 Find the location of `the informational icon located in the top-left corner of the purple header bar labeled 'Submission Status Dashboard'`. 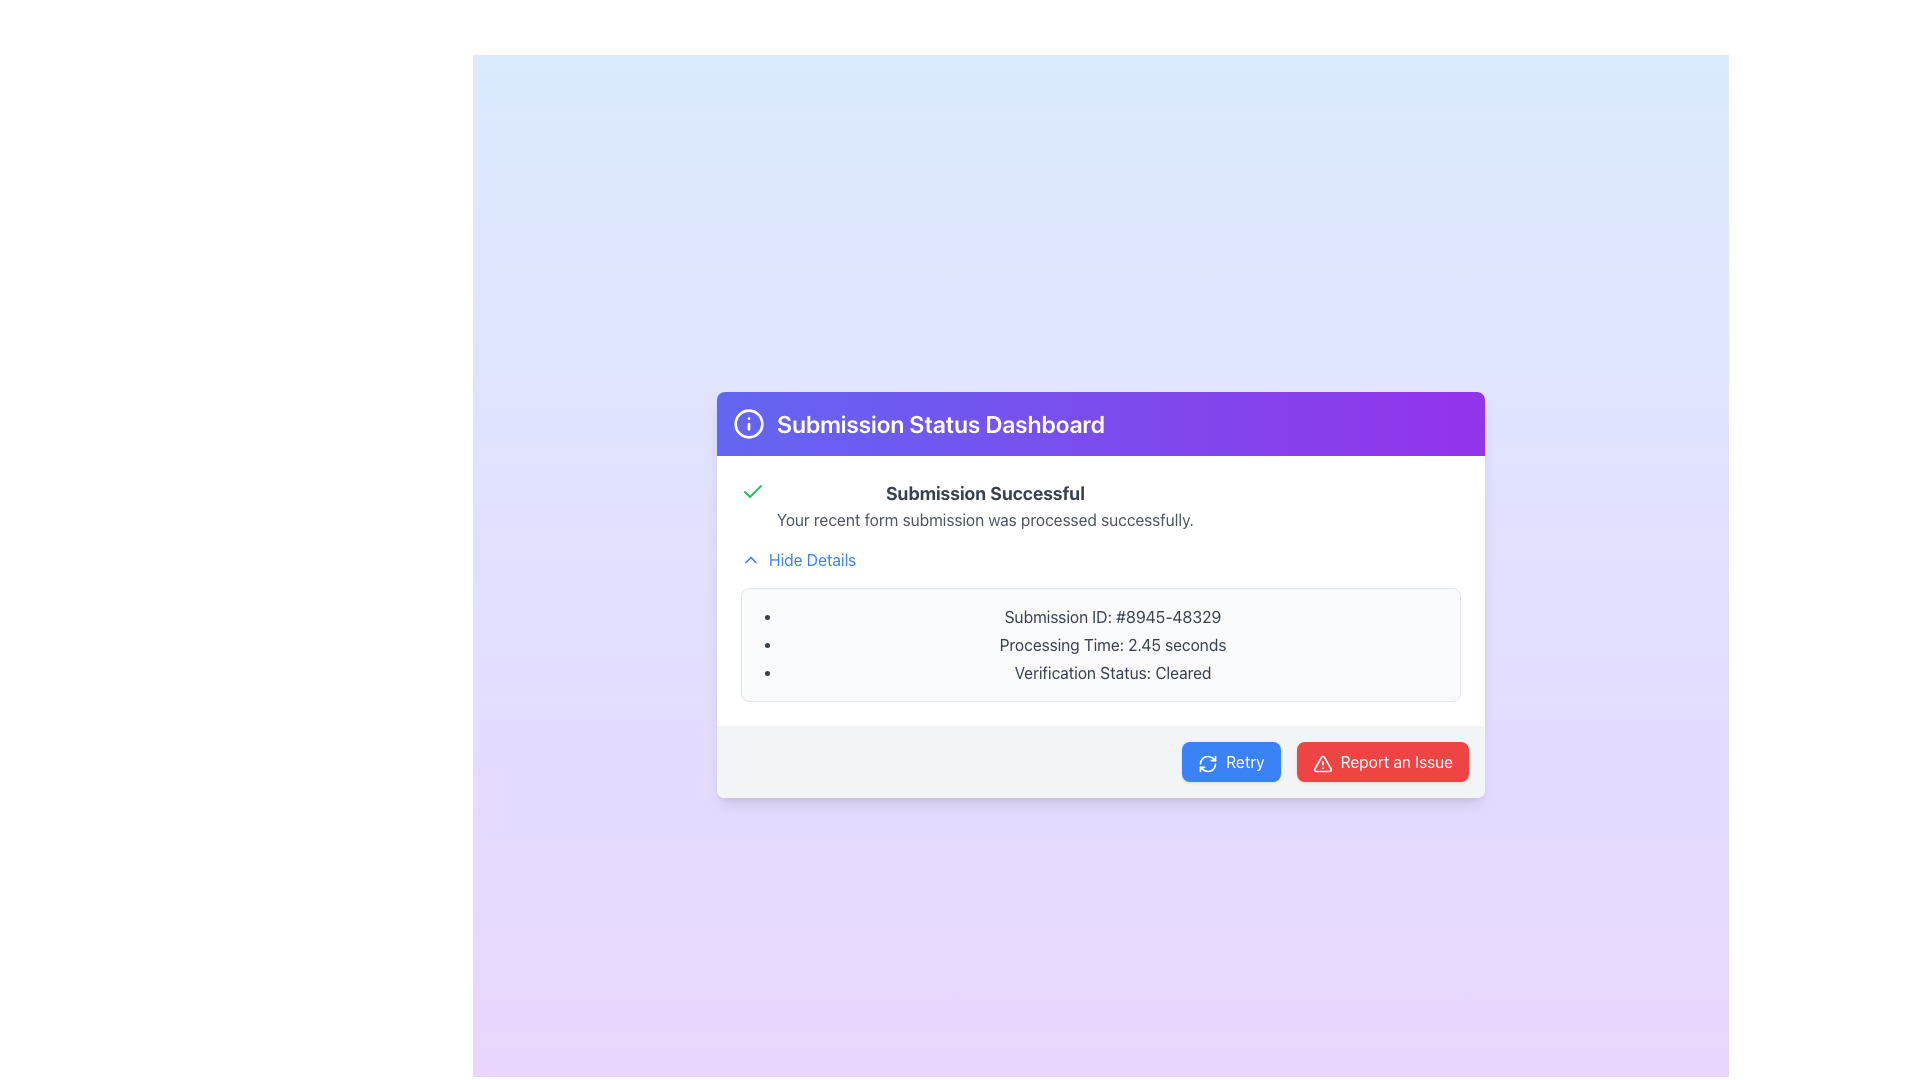

the informational icon located in the top-left corner of the purple header bar labeled 'Submission Status Dashboard' is located at coordinates (747, 423).